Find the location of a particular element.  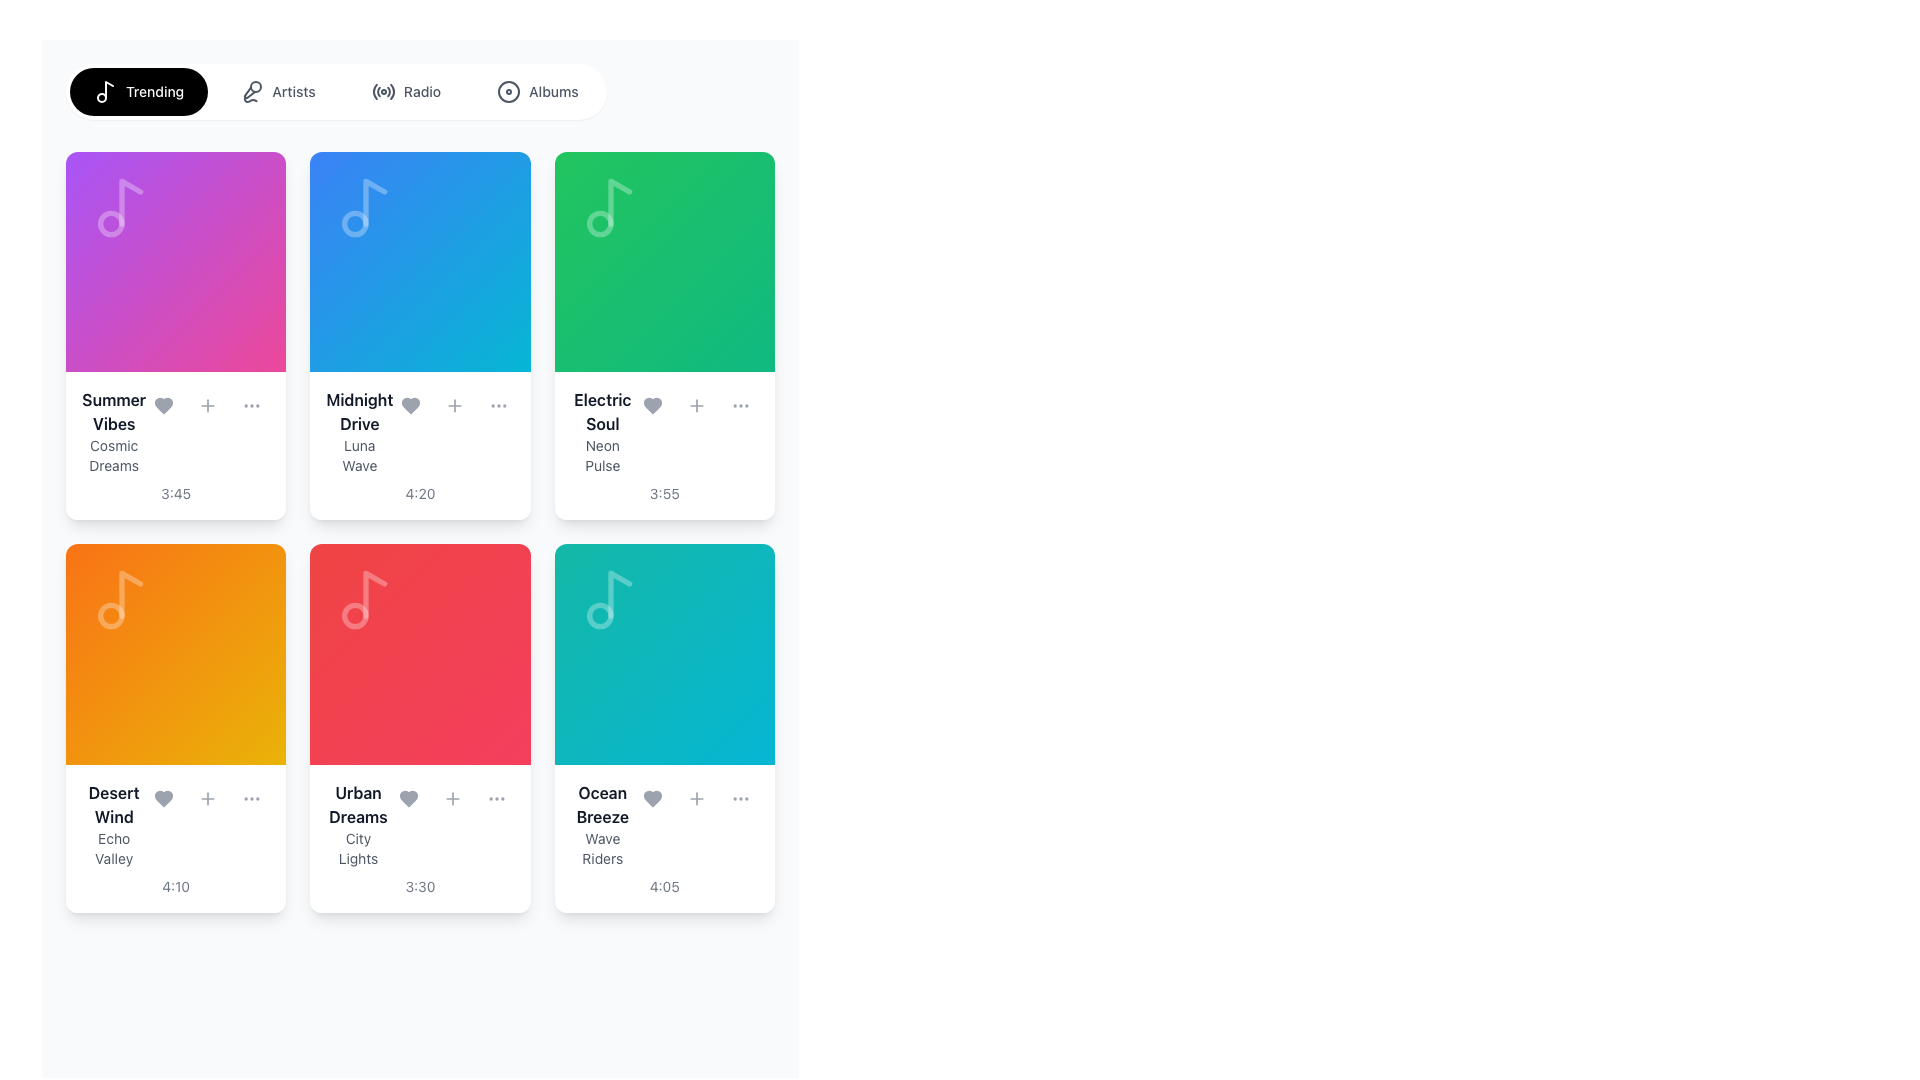

the heart-shaped icon to favorite the 'Electric Soul' song, located in the second card on the first row of music tracks, to the left of the '+' (add) element is located at coordinates (652, 405).